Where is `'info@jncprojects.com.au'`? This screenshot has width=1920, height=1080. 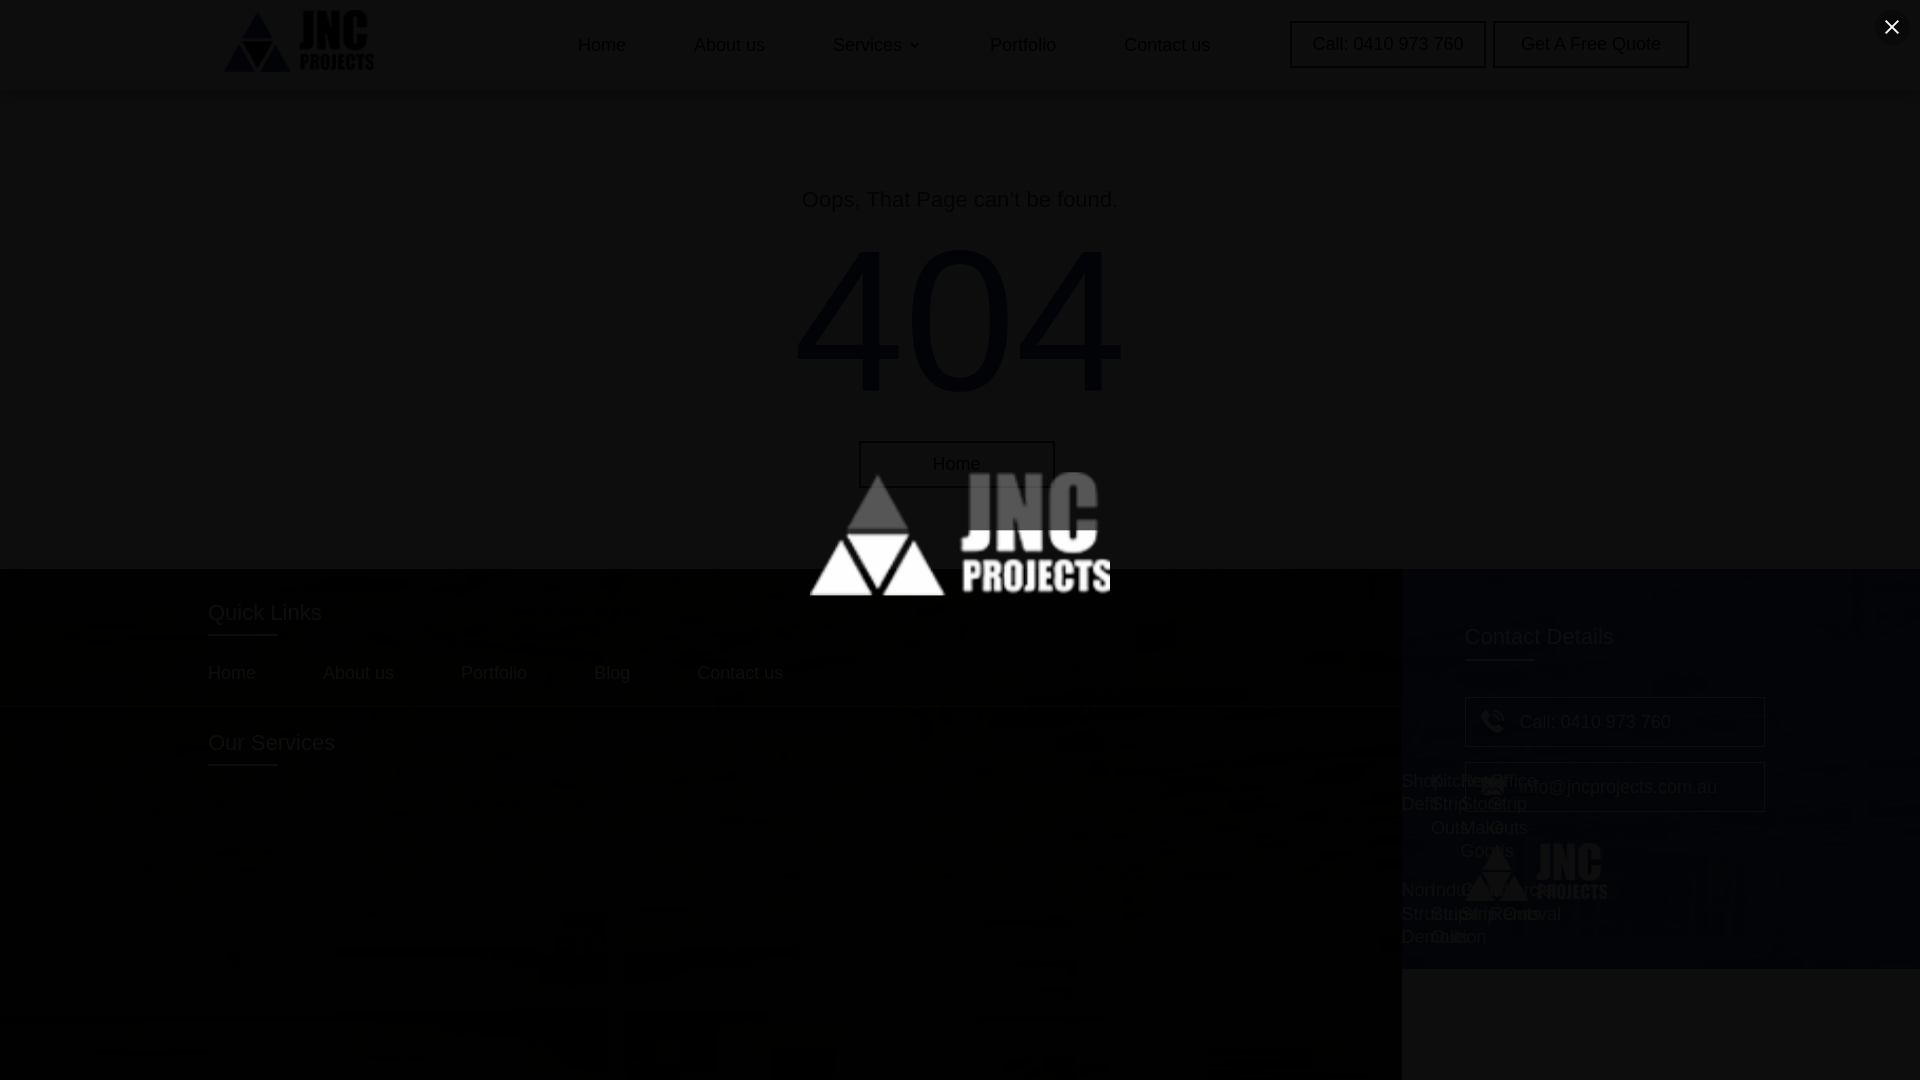
'info@jncprojects.com.au' is located at coordinates (1618, 785).